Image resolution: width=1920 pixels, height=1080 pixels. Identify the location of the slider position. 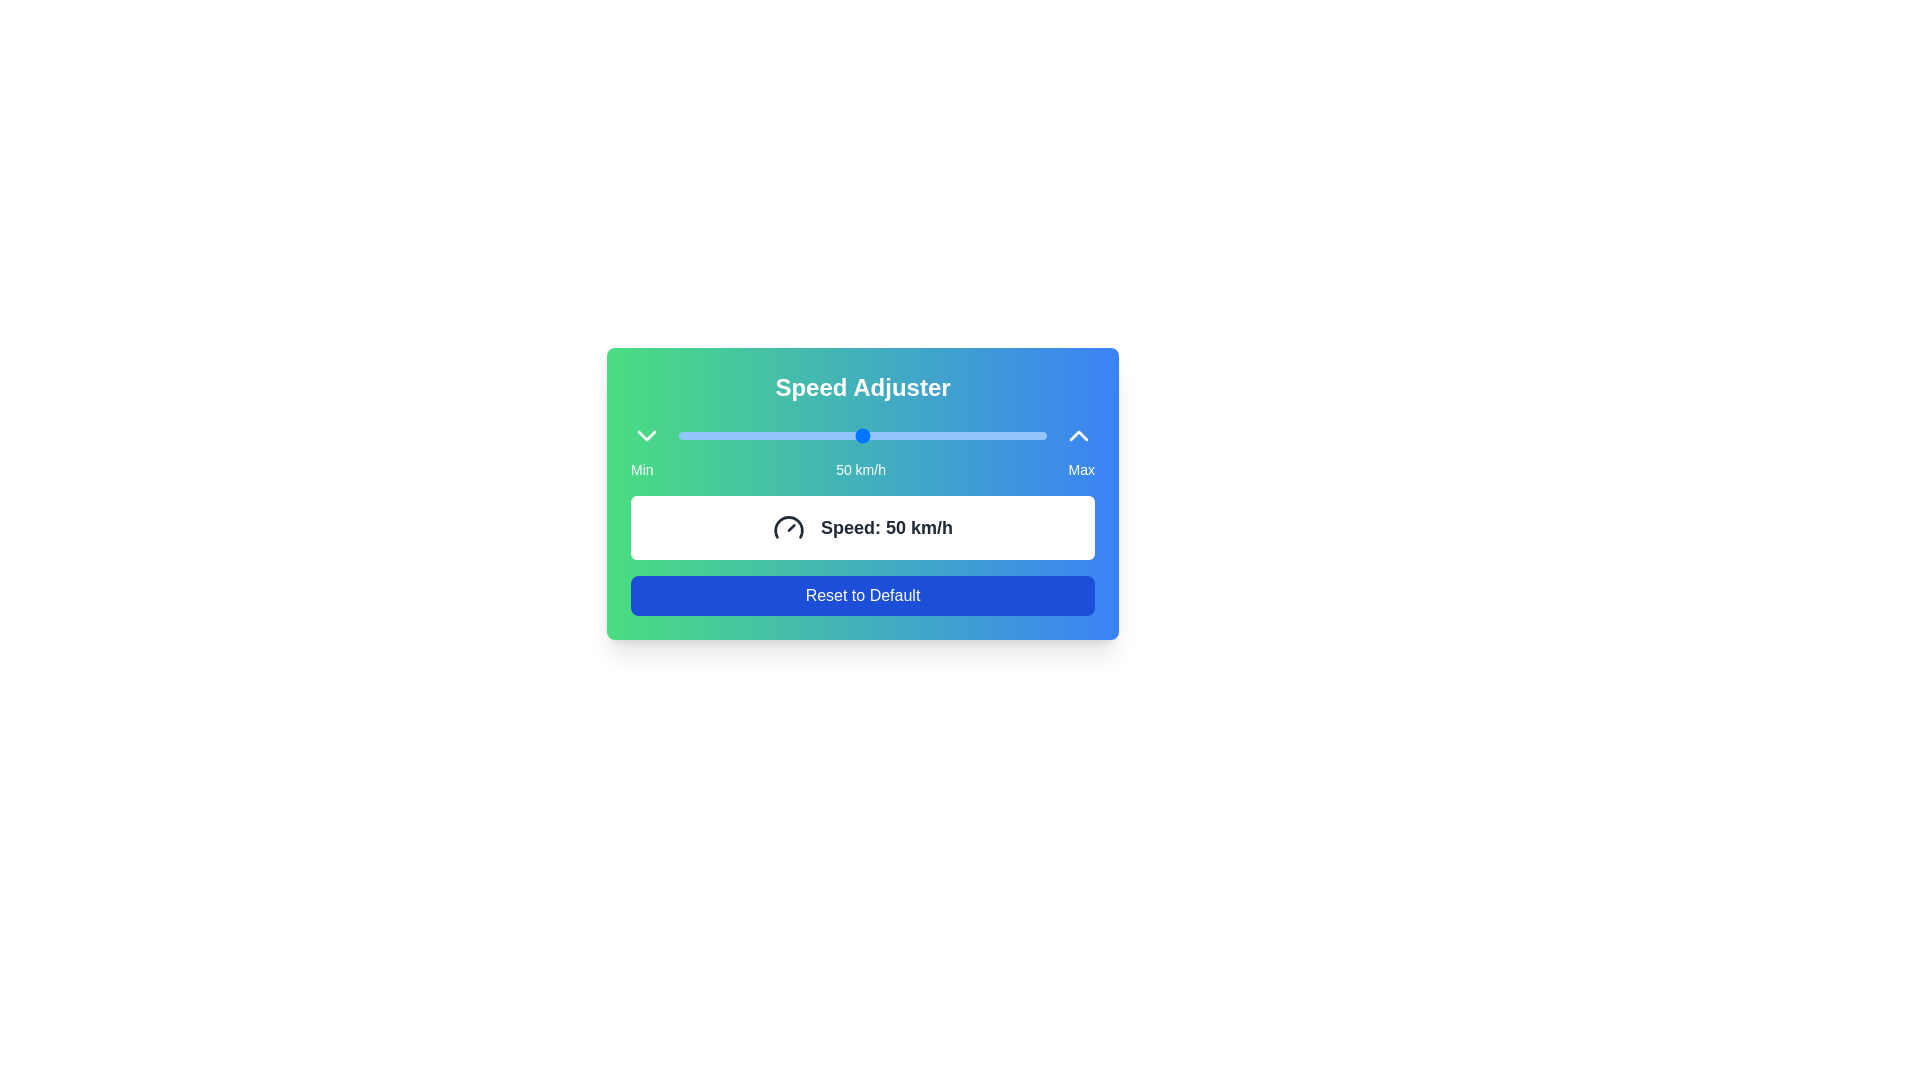
(928, 434).